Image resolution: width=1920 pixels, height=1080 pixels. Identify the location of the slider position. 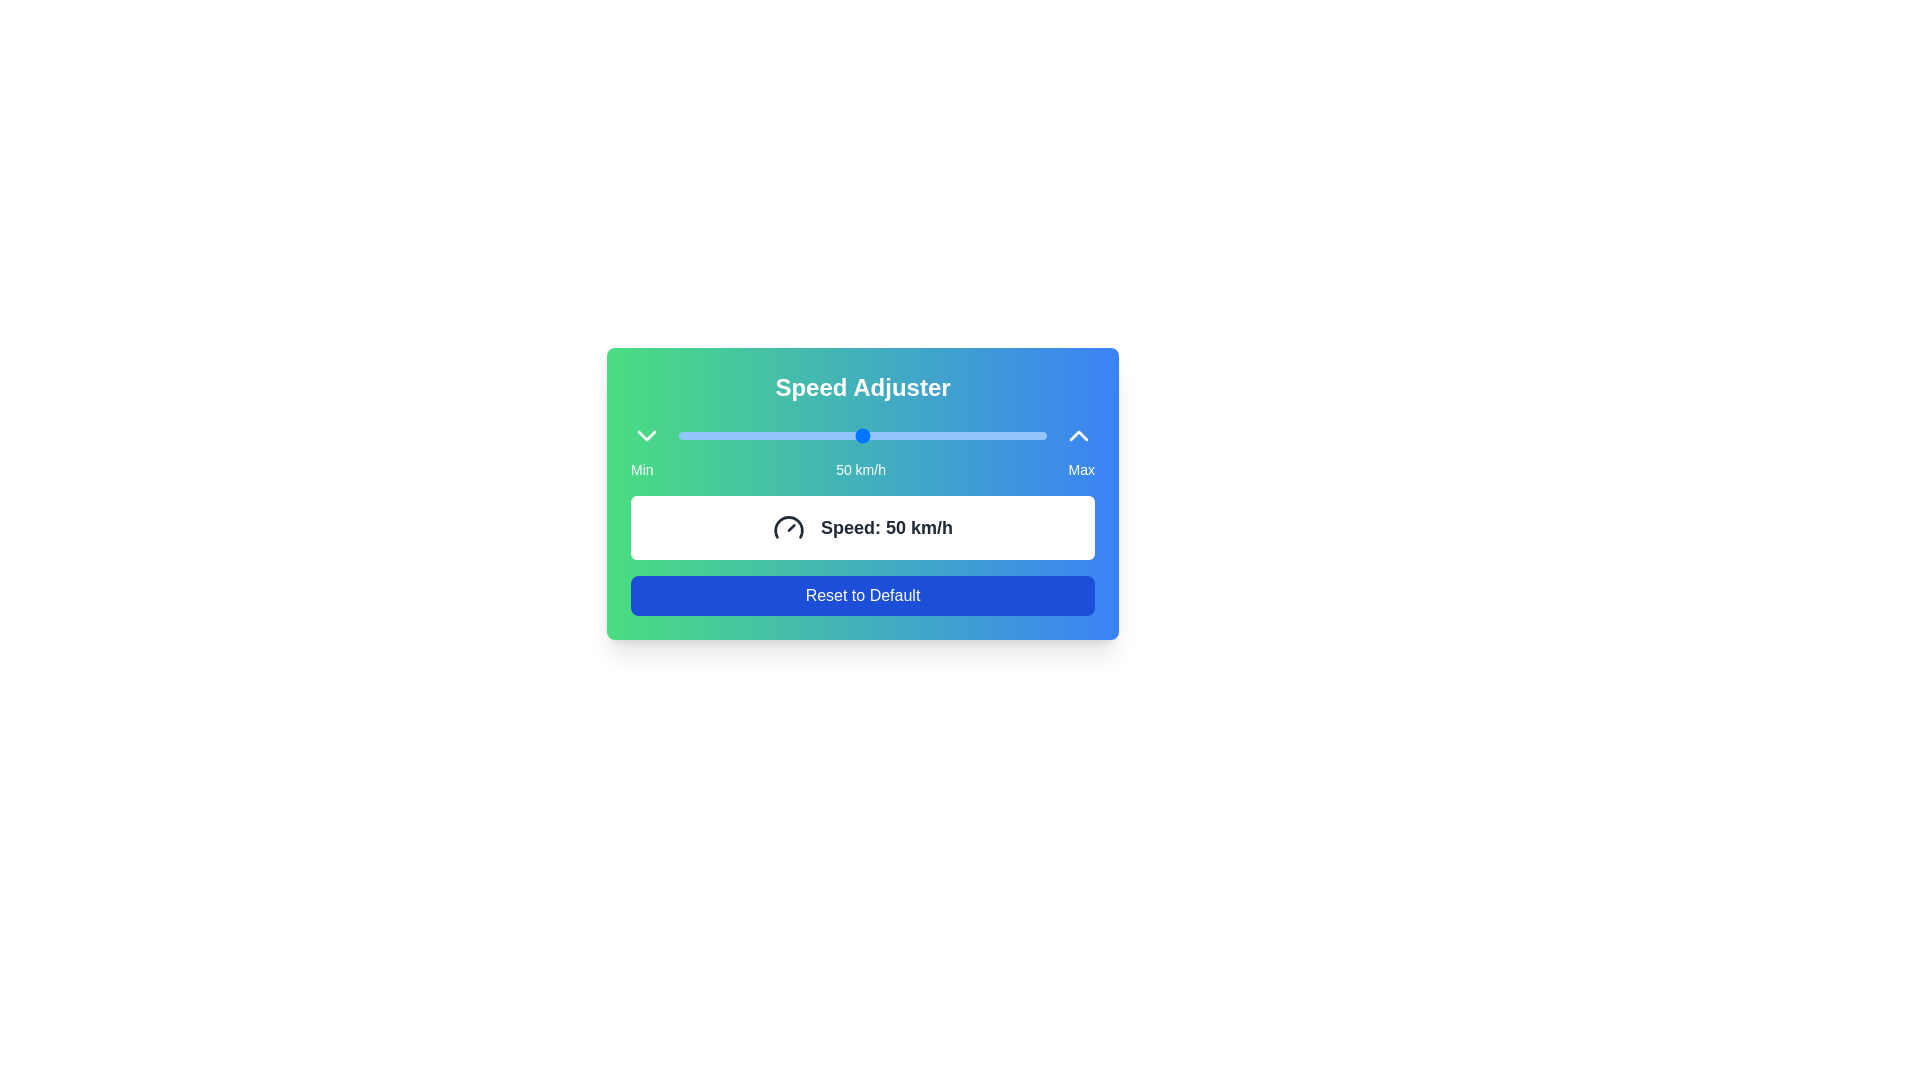
(928, 434).